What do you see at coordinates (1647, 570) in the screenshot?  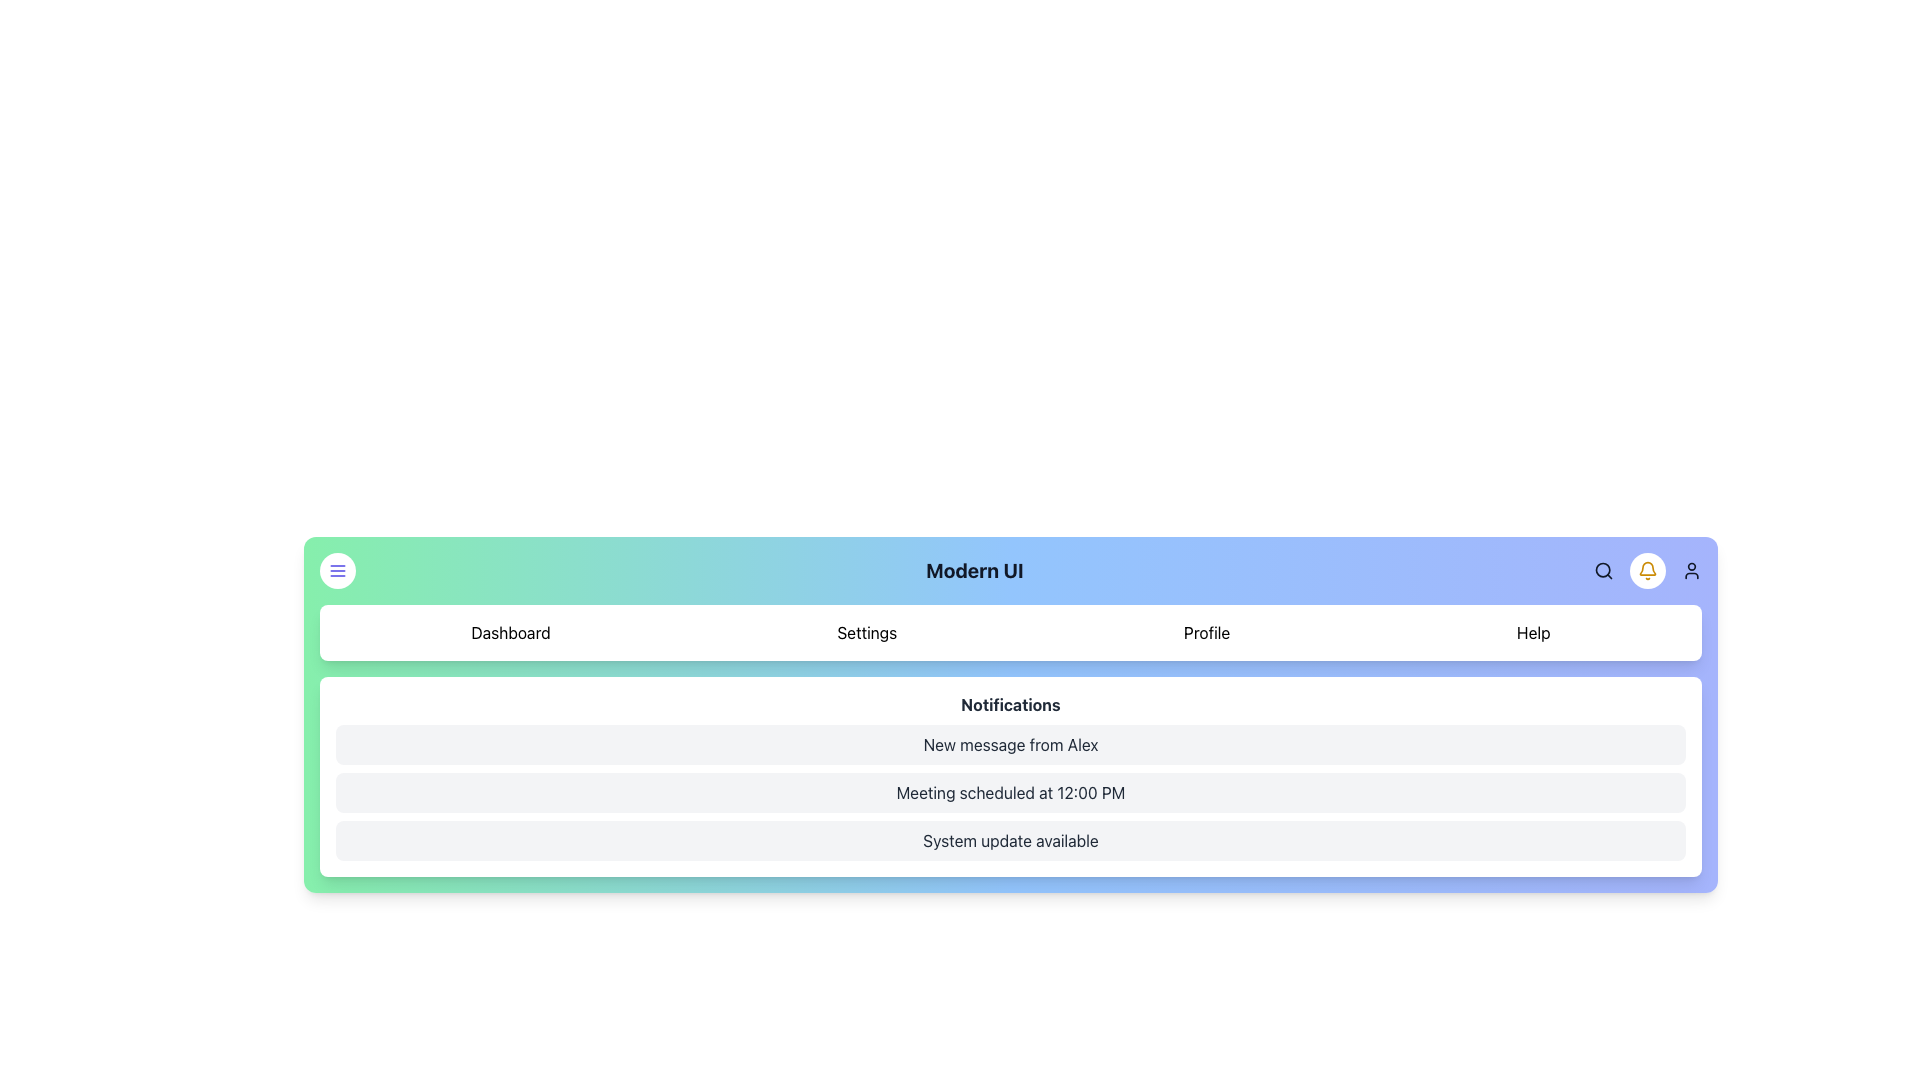 I see `the bell-shaped icon button with a yellow outline located in the application's header` at bounding box center [1647, 570].